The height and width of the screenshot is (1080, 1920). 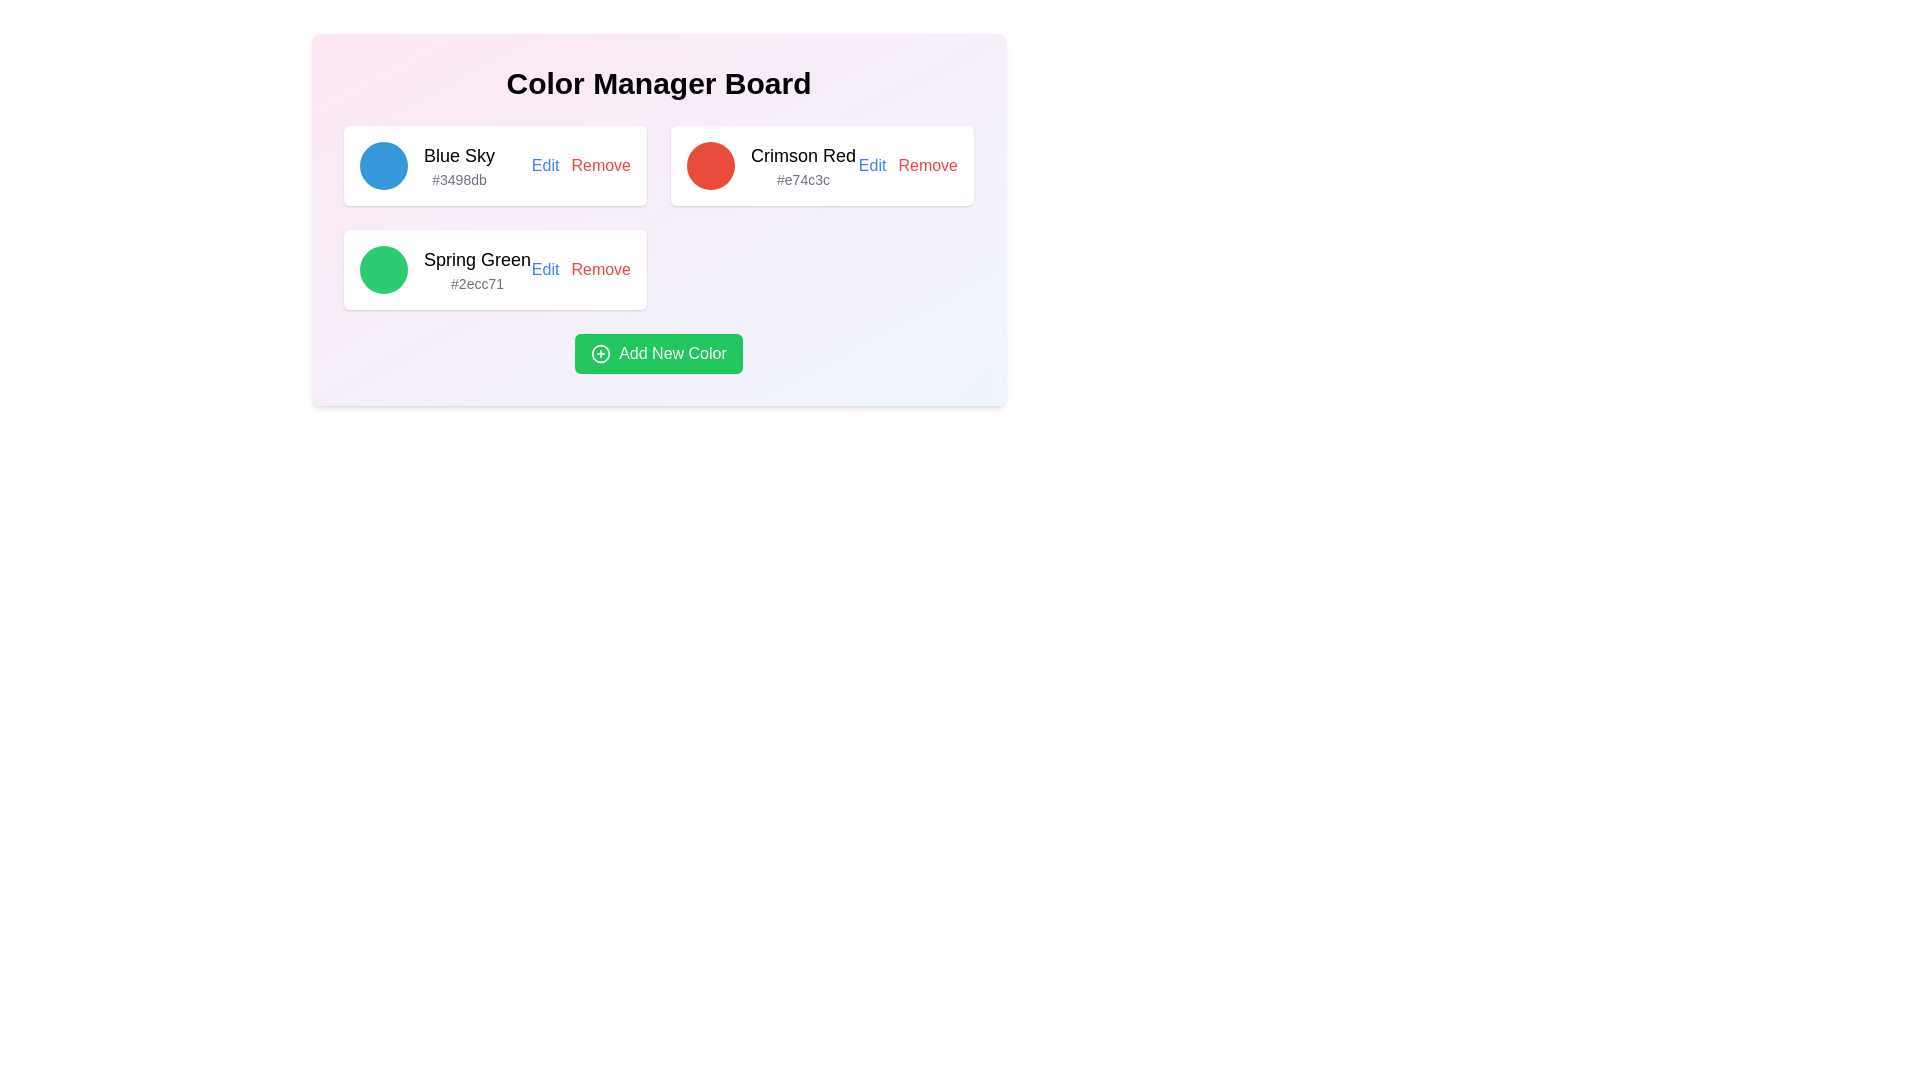 What do you see at coordinates (600, 353) in the screenshot?
I see `the icon located at the left side of the 'Add New Color' button in the lower section of the color management panel to trigger any state change` at bounding box center [600, 353].